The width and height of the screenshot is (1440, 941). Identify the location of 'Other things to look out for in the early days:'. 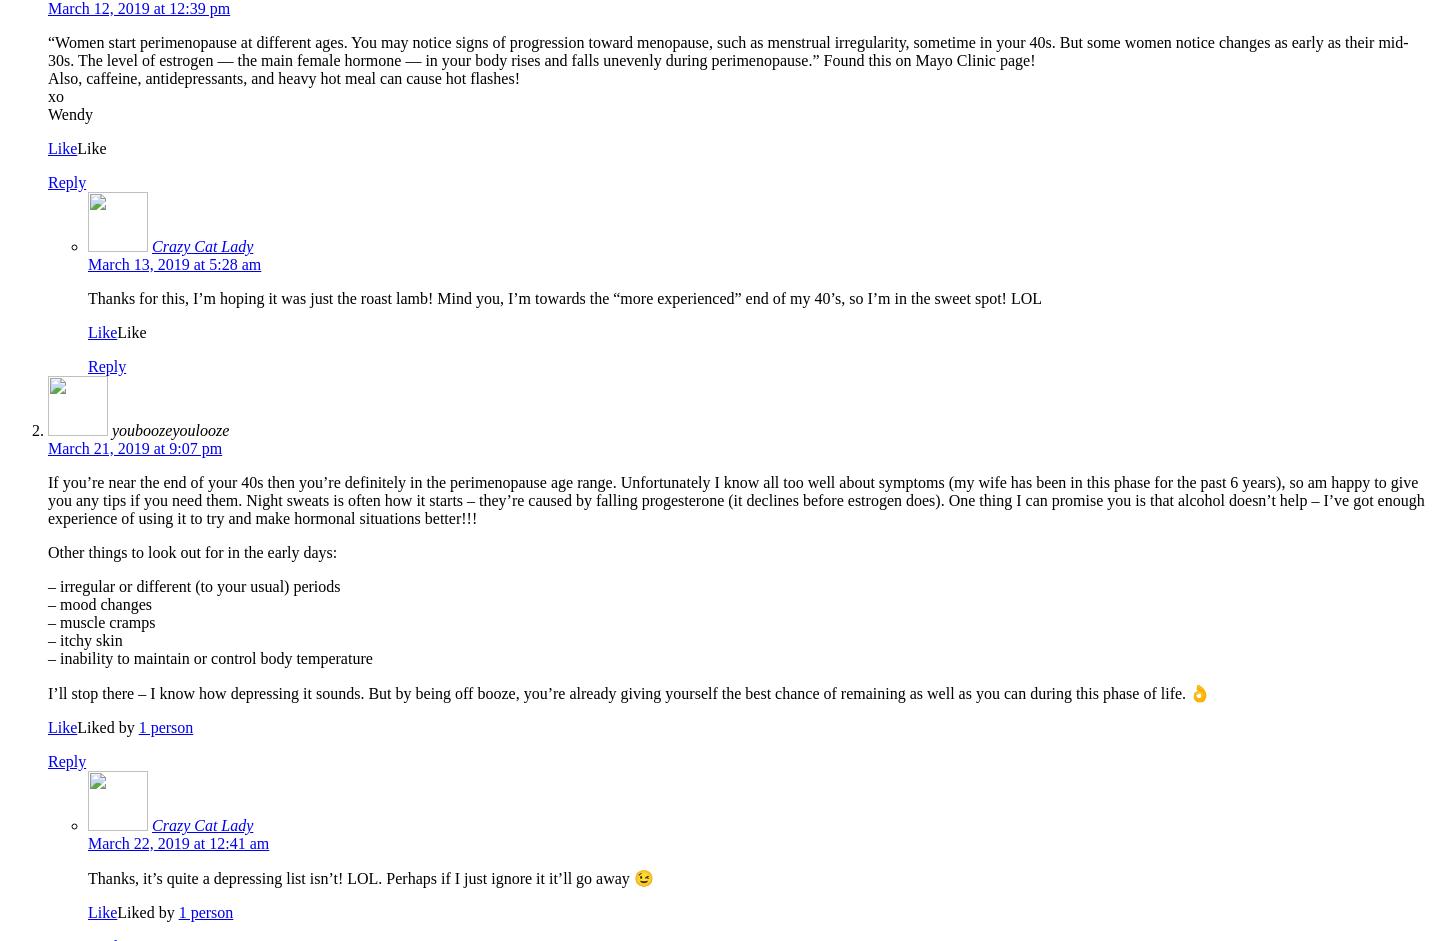
(46, 552).